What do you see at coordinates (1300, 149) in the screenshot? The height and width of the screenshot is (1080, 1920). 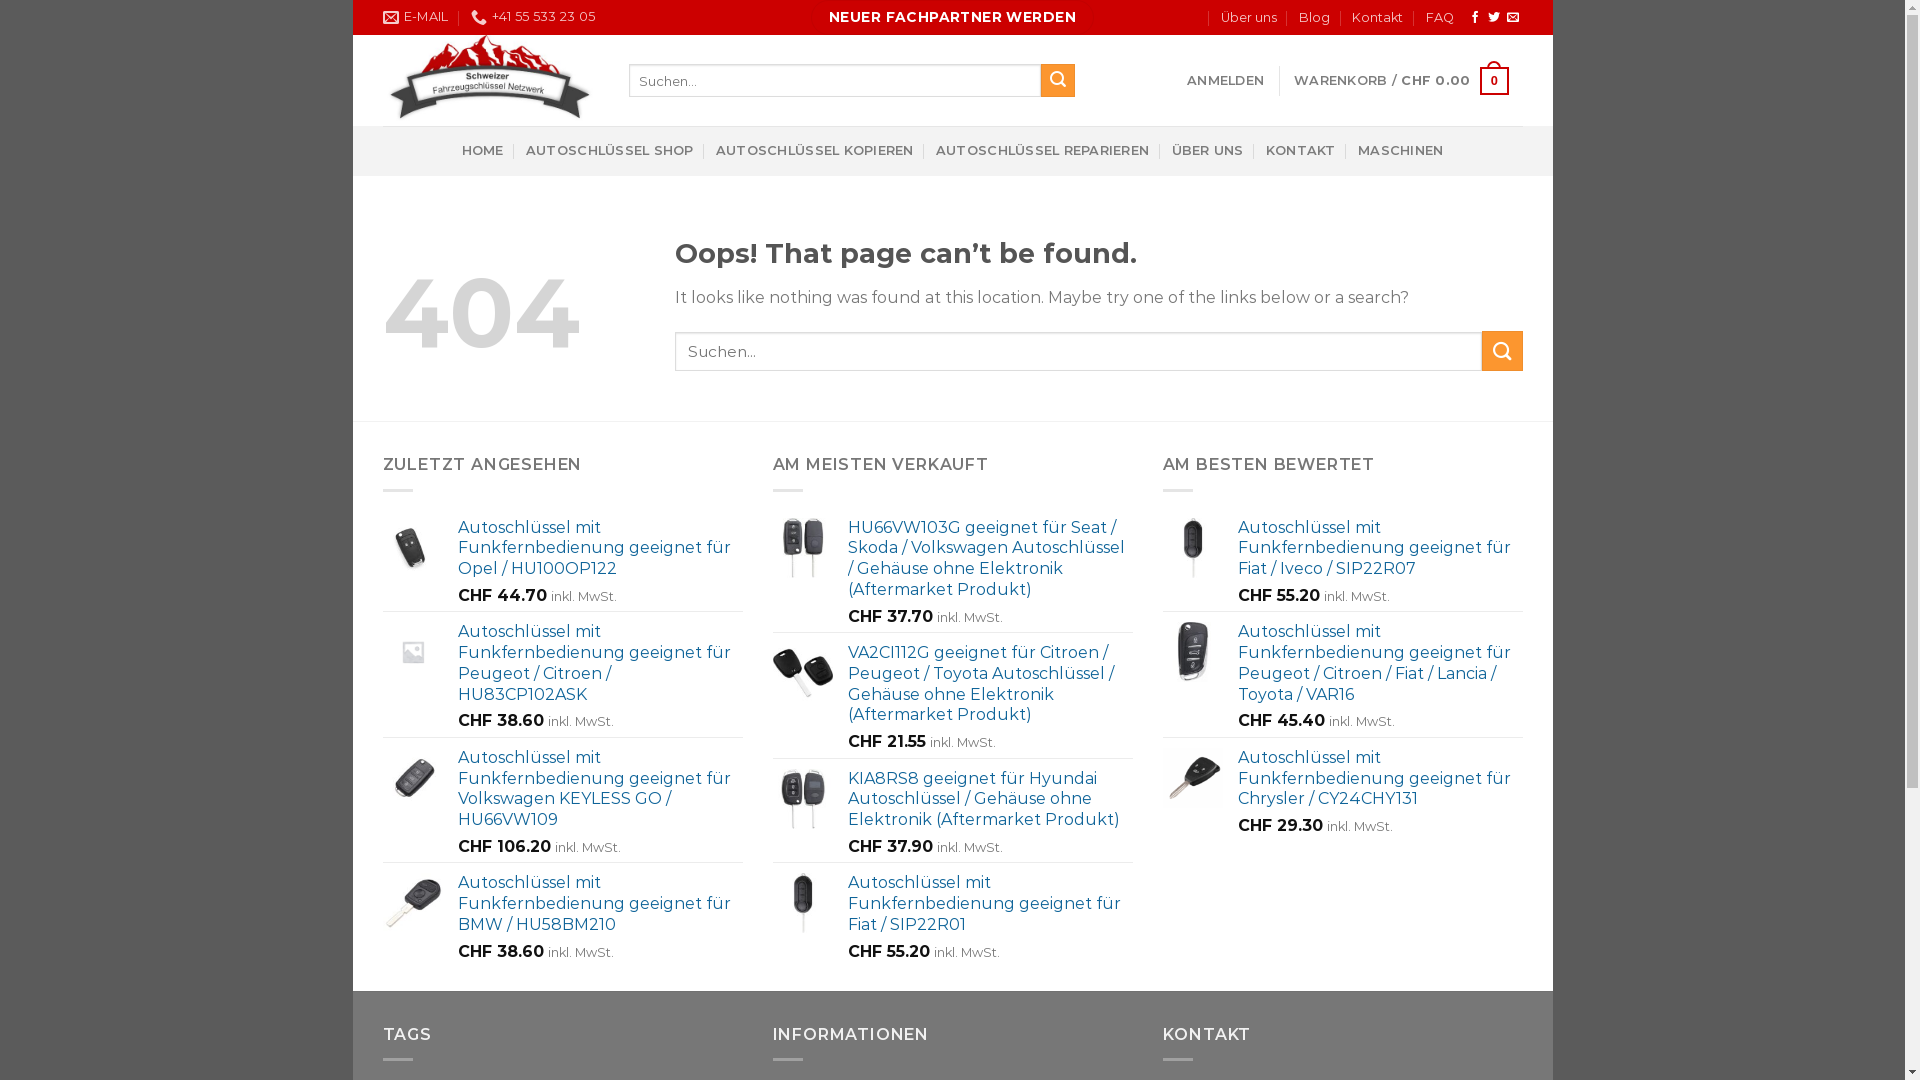 I see `'KONTAKT'` at bounding box center [1300, 149].